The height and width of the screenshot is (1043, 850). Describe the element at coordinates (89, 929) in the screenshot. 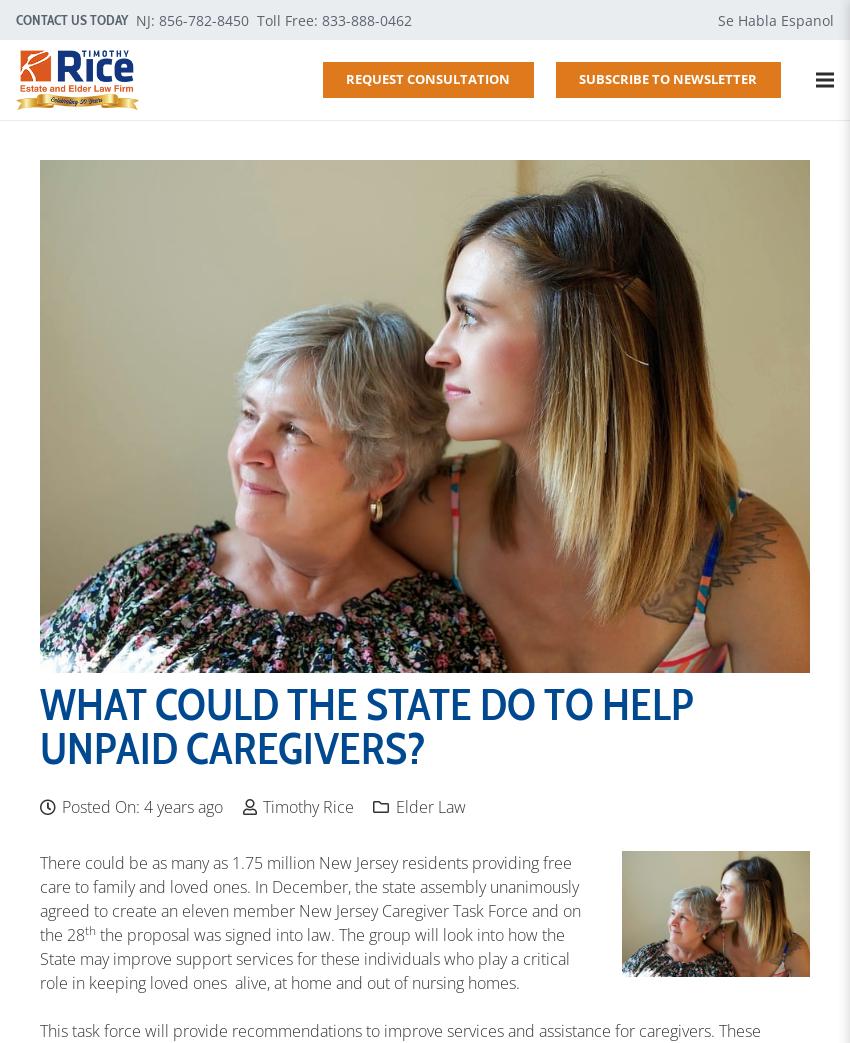

I see `'th'` at that location.